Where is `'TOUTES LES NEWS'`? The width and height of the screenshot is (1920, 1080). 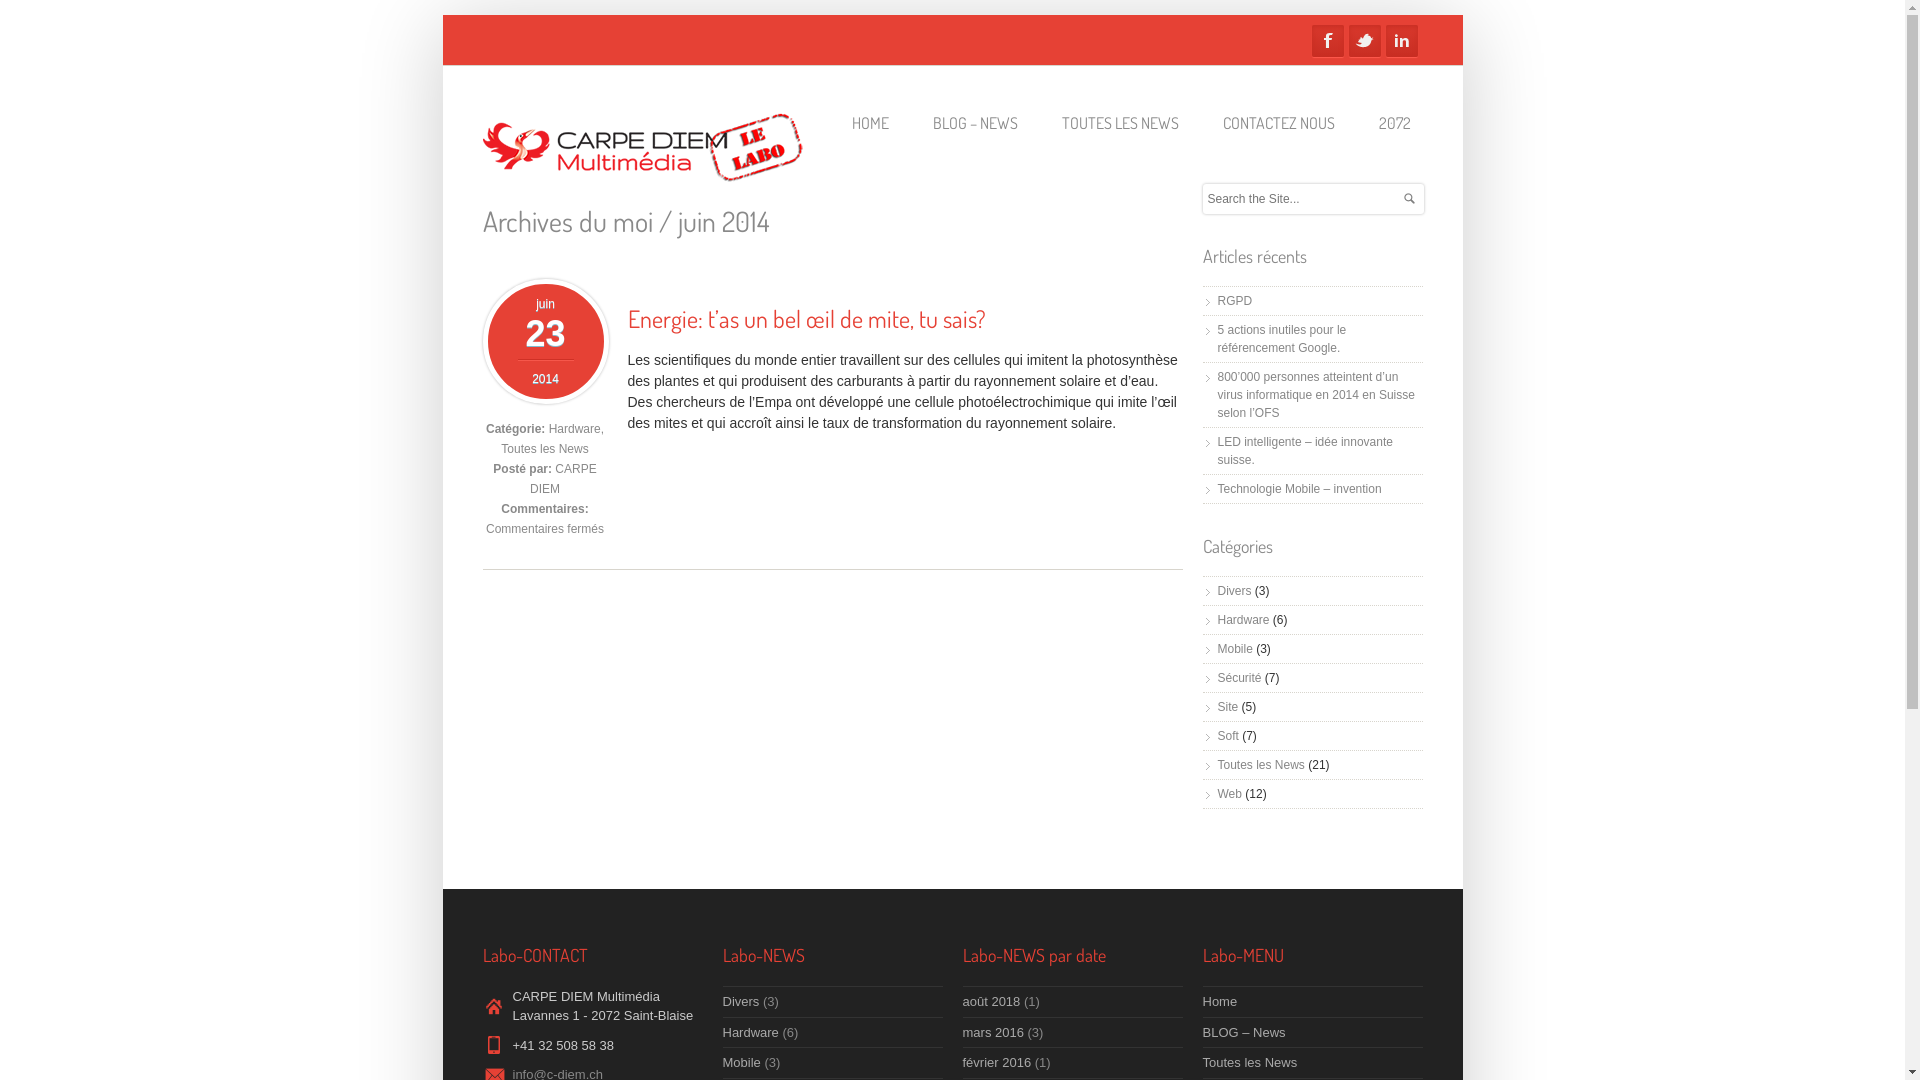 'TOUTES LES NEWS' is located at coordinates (1120, 124).